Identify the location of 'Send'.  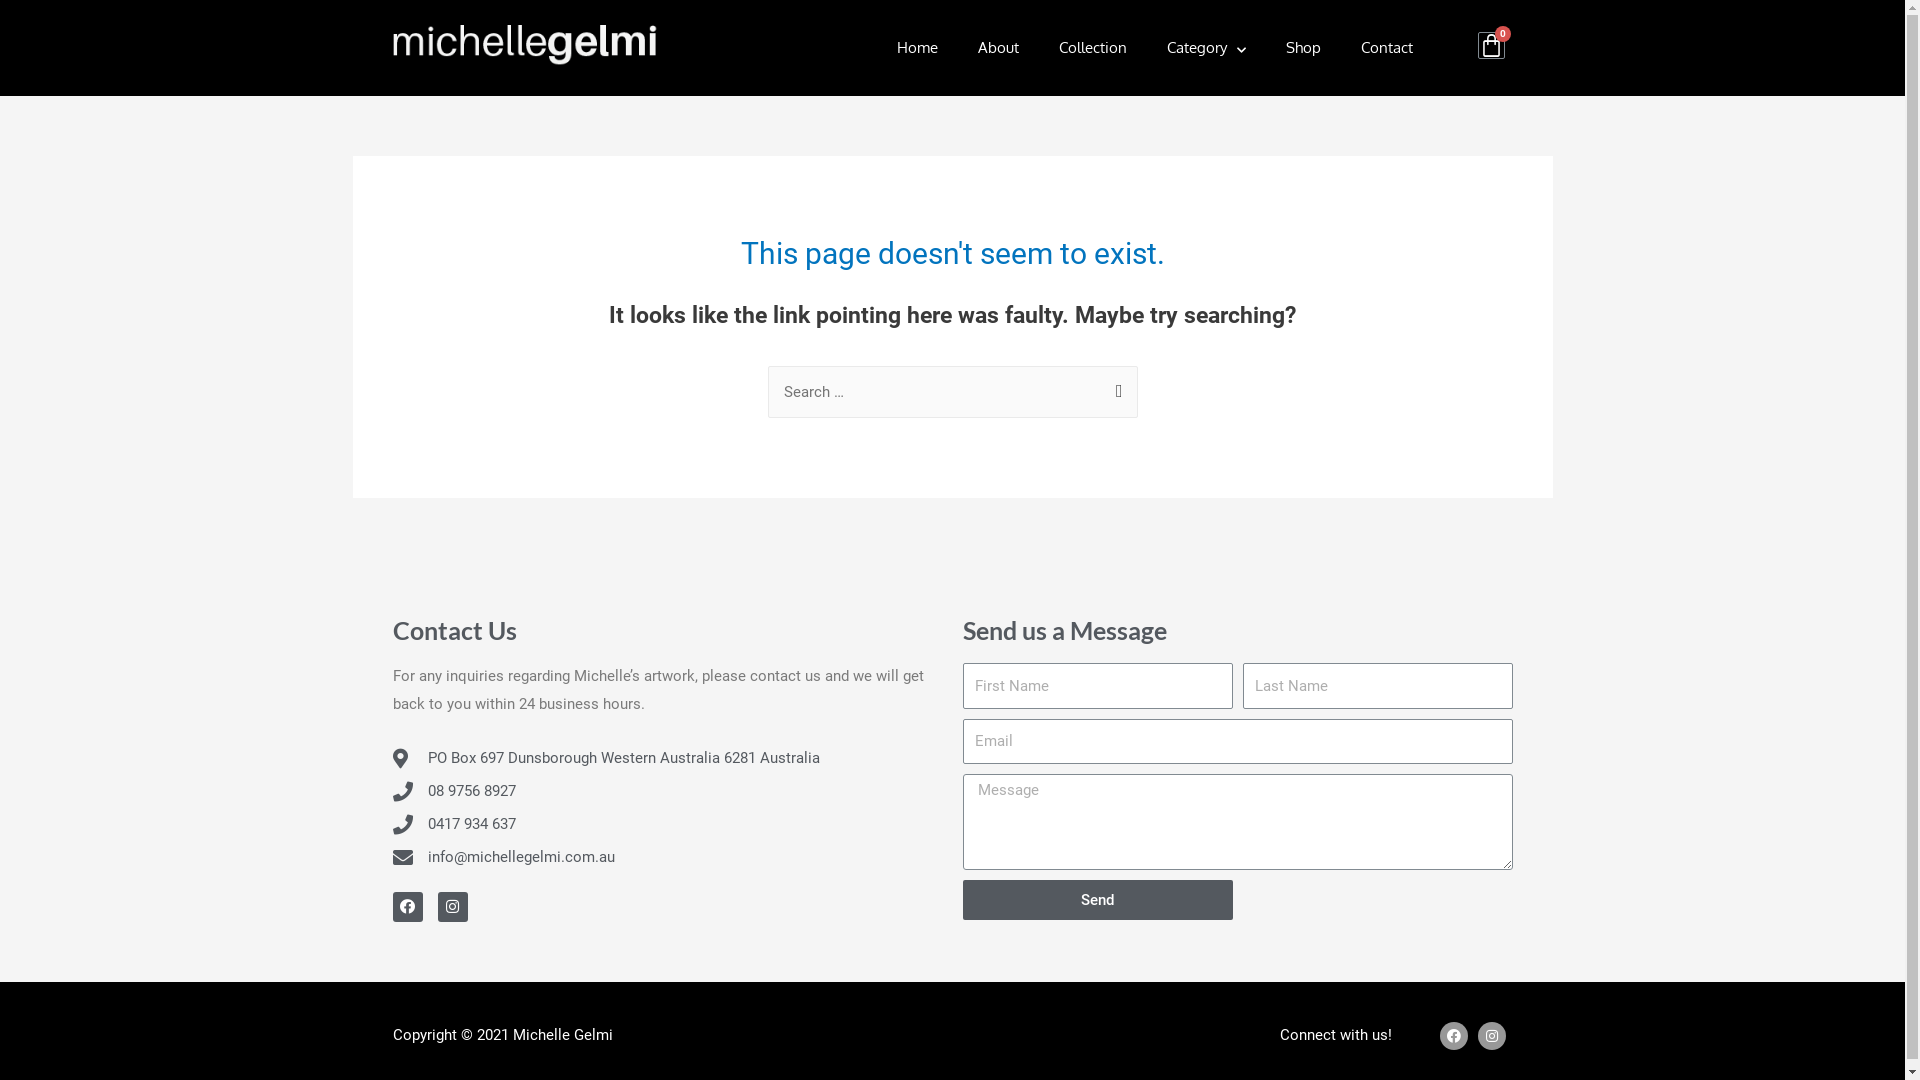
(1096, 898).